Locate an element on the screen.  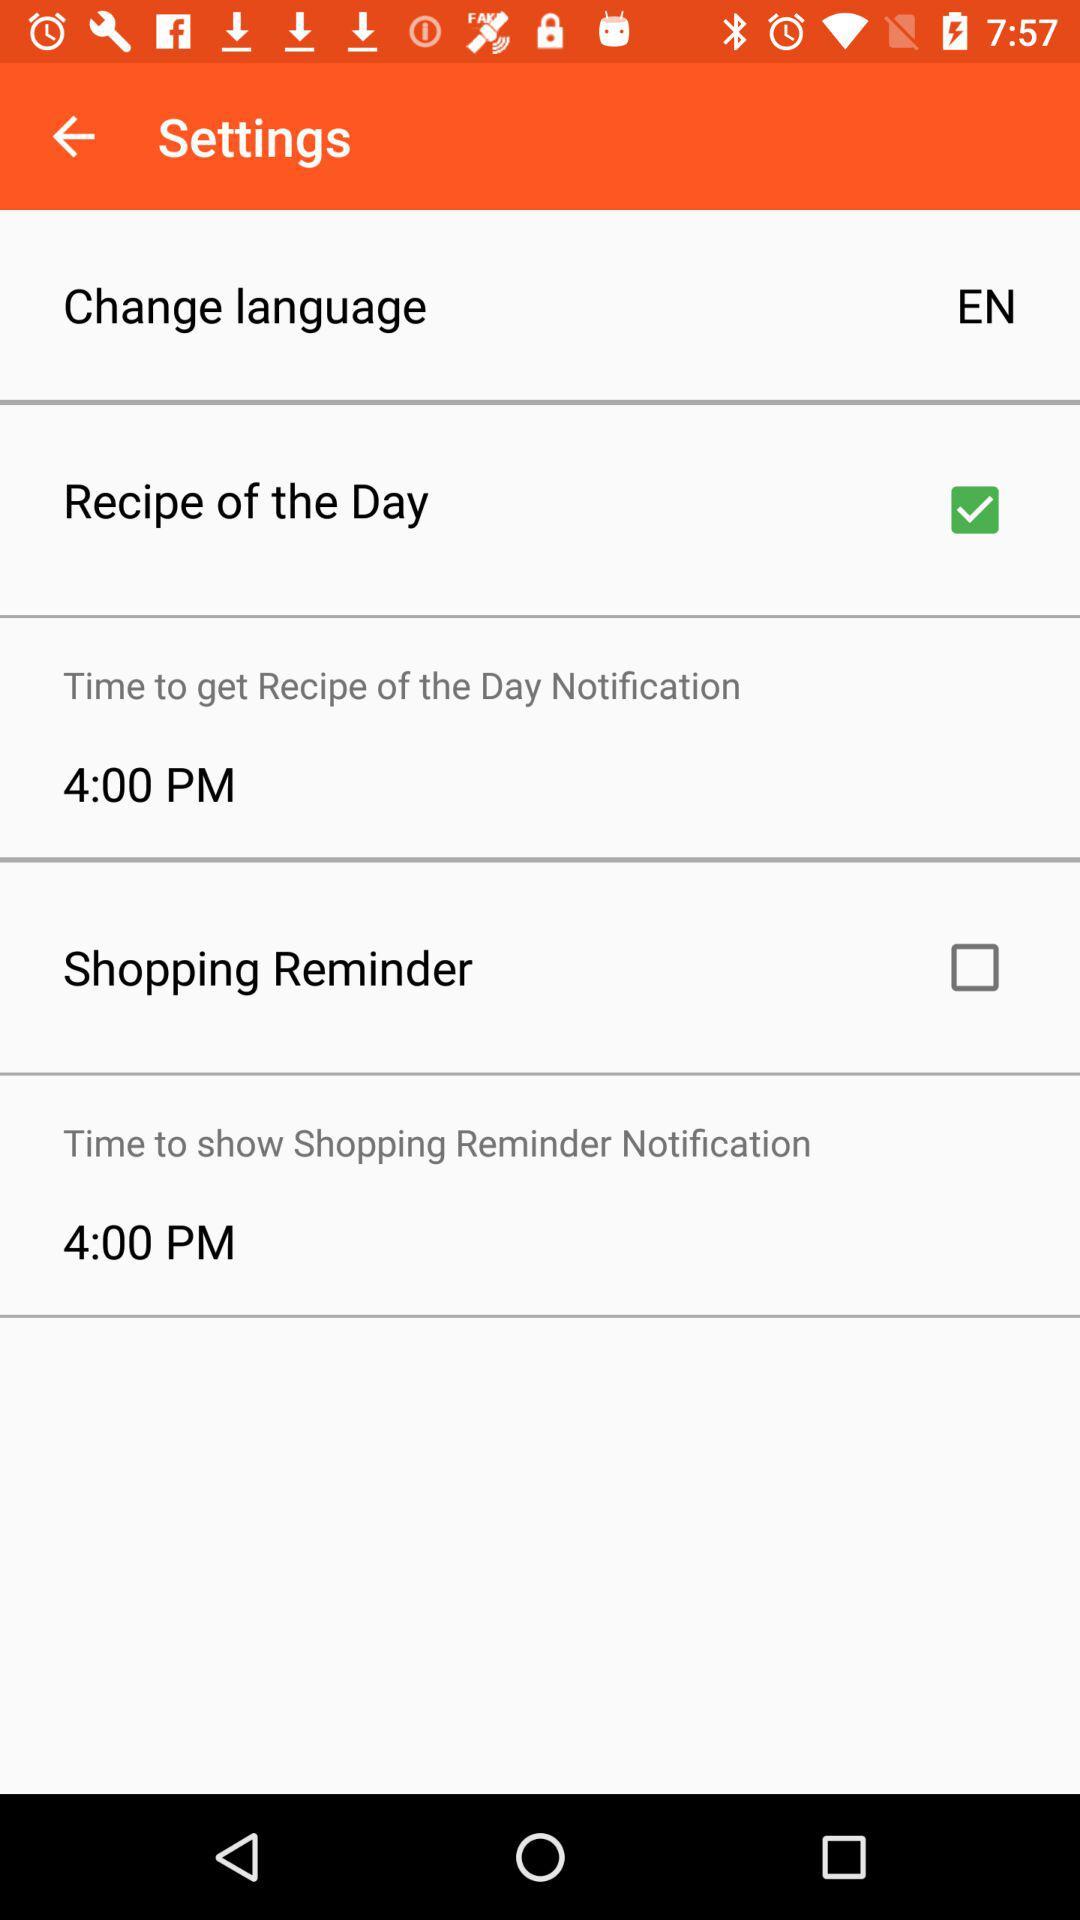
set the reminder is located at coordinates (974, 967).